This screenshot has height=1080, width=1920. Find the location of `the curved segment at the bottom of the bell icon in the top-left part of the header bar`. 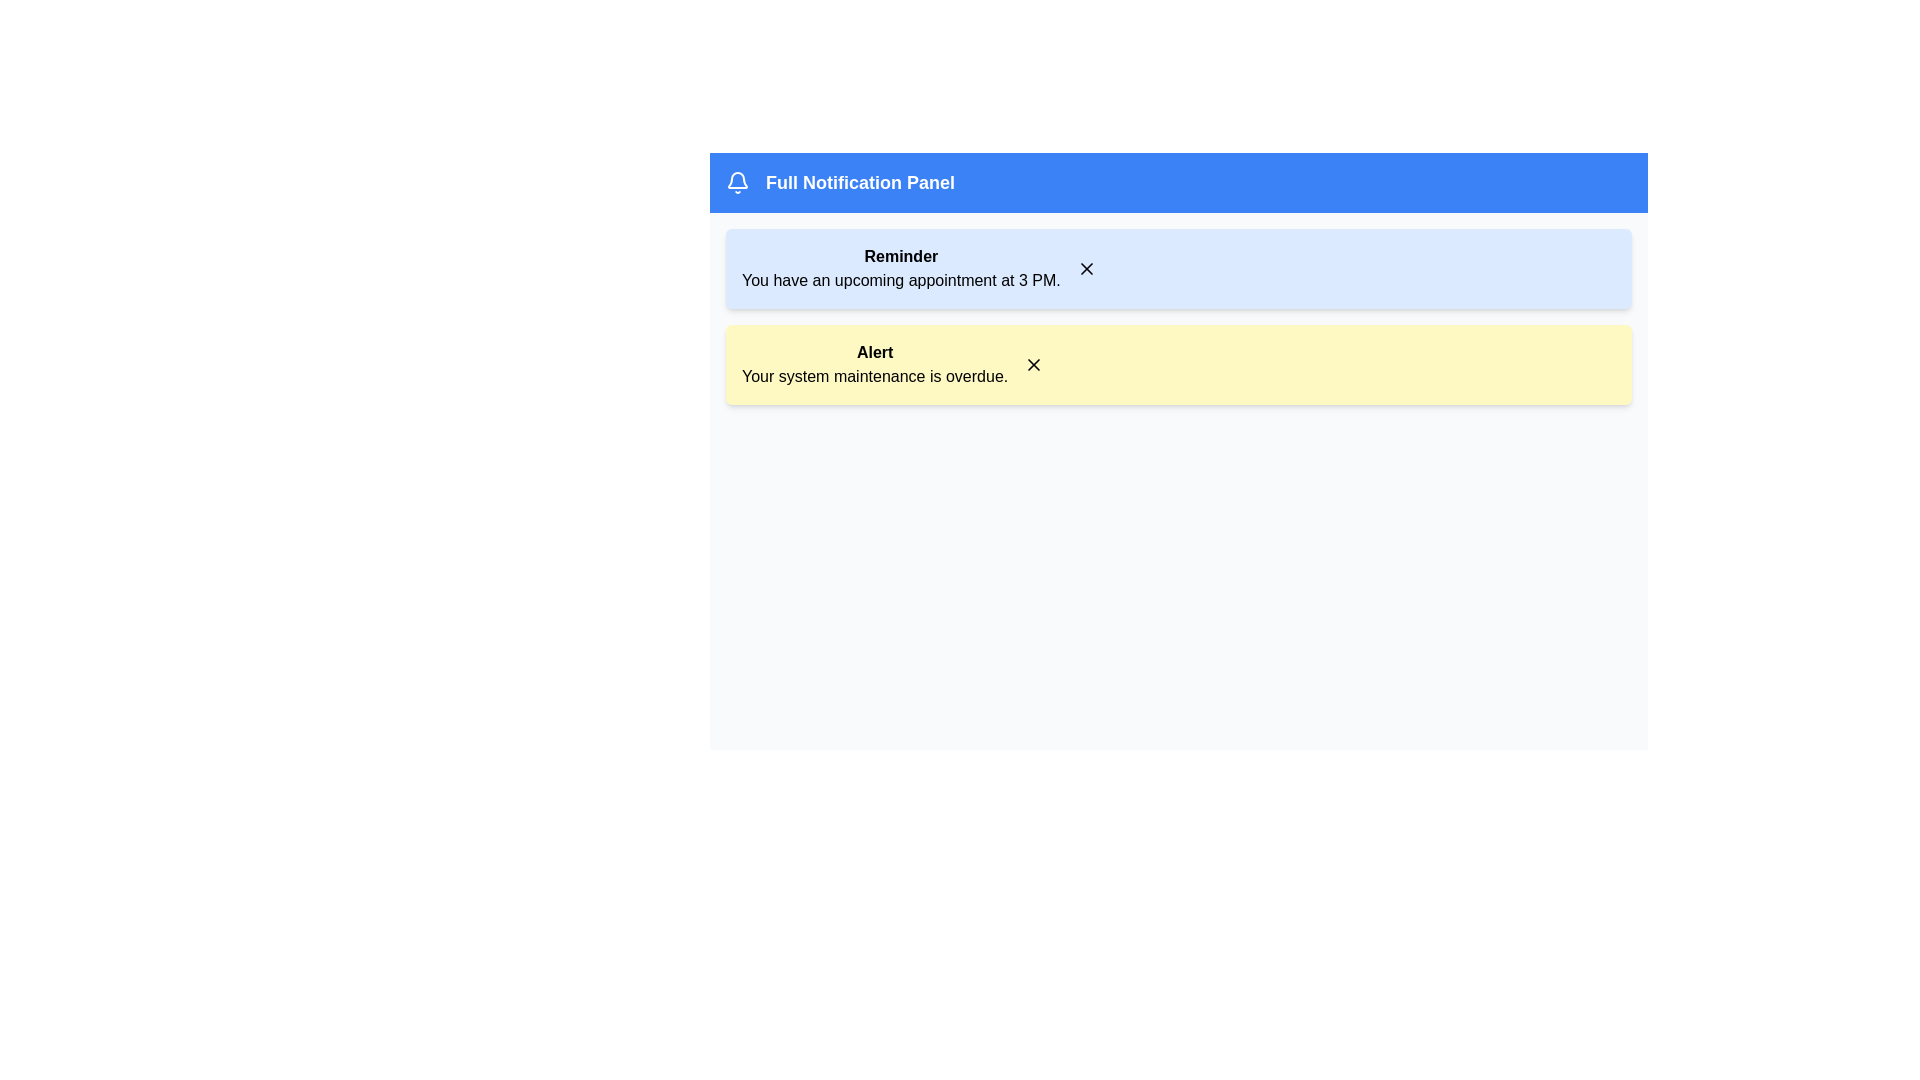

the curved segment at the bottom of the bell icon in the top-left part of the header bar is located at coordinates (737, 180).